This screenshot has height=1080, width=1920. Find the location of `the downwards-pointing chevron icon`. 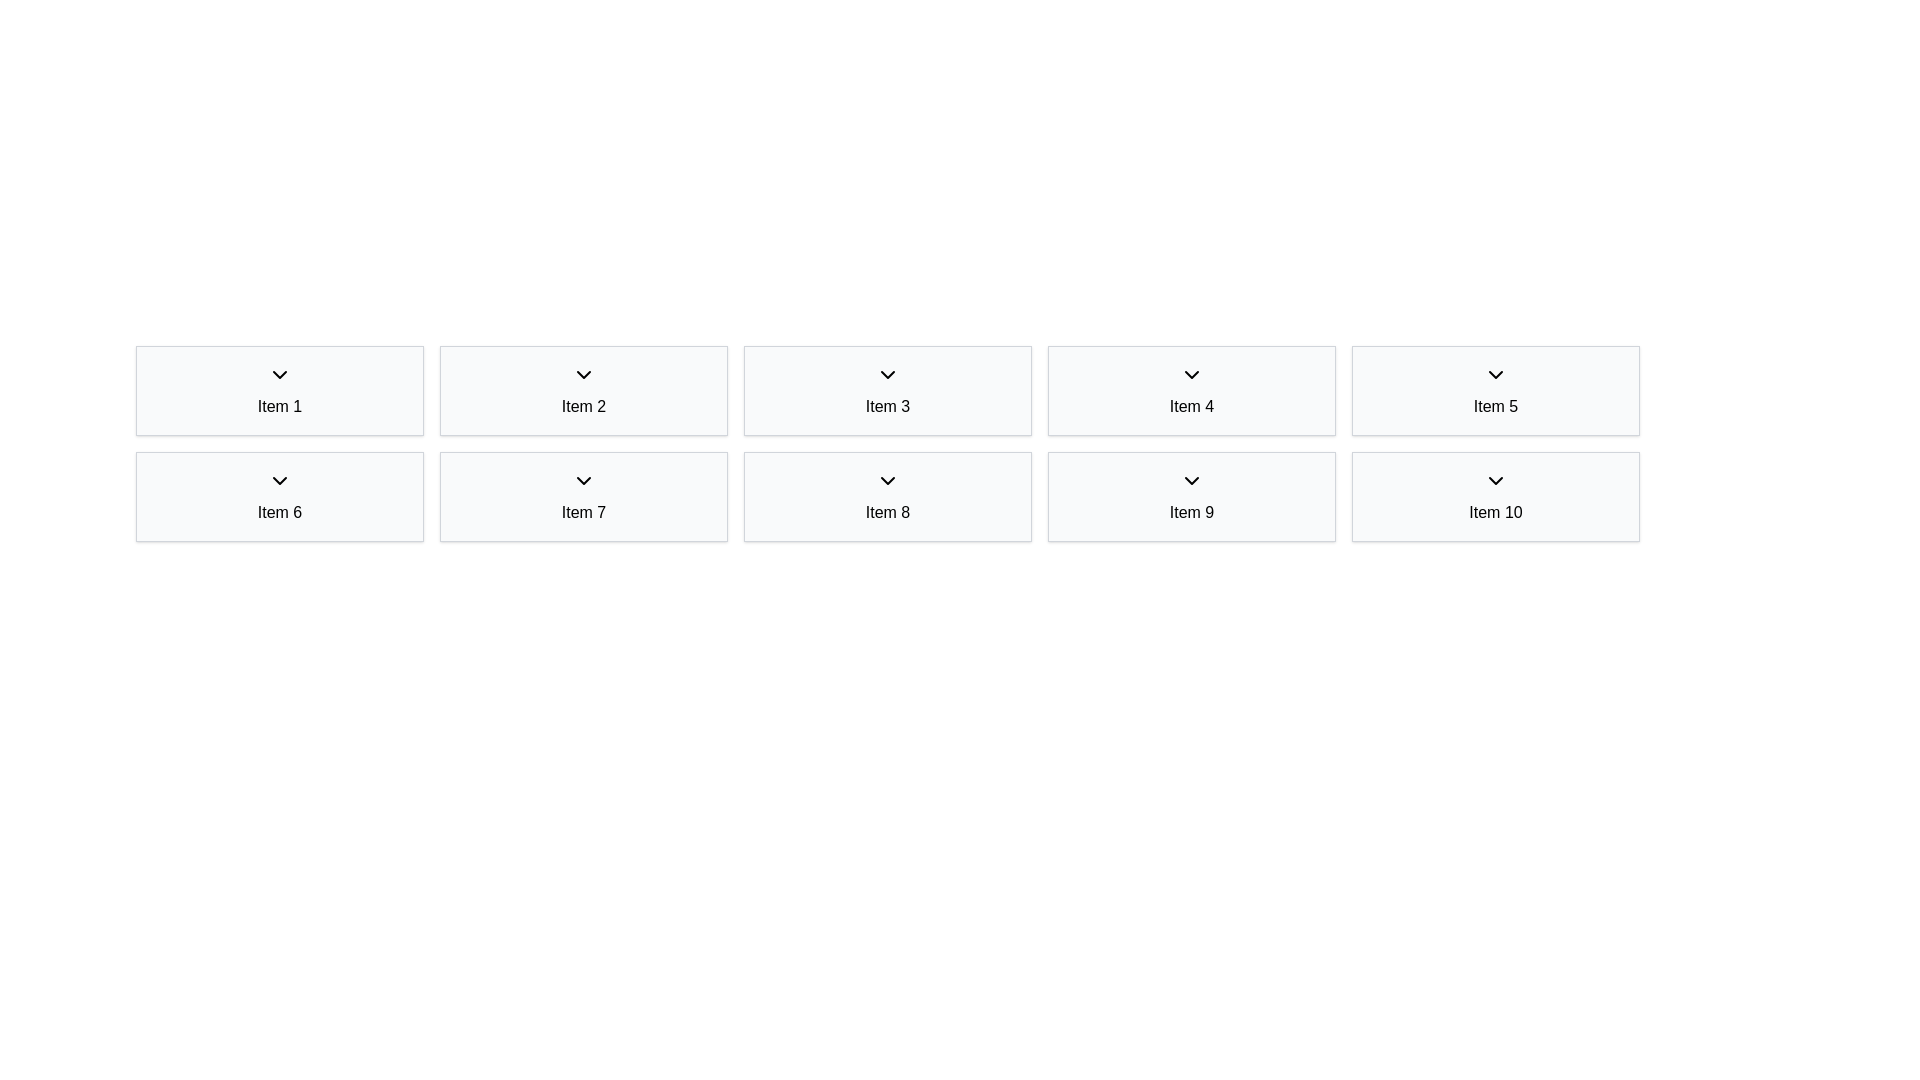

the downwards-pointing chevron icon is located at coordinates (887, 481).